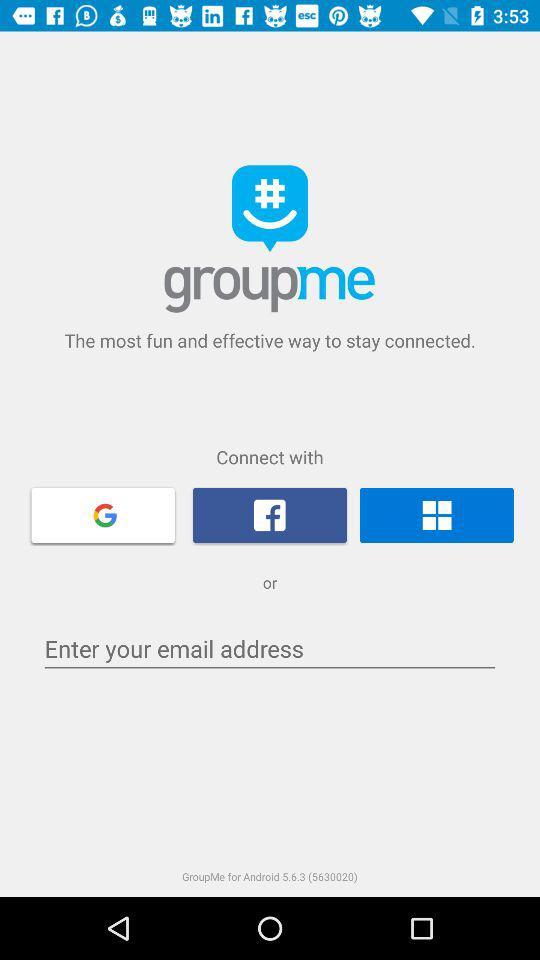  What do you see at coordinates (103, 513) in the screenshot?
I see `the item below connect with item` at bounding box center [103, 513].